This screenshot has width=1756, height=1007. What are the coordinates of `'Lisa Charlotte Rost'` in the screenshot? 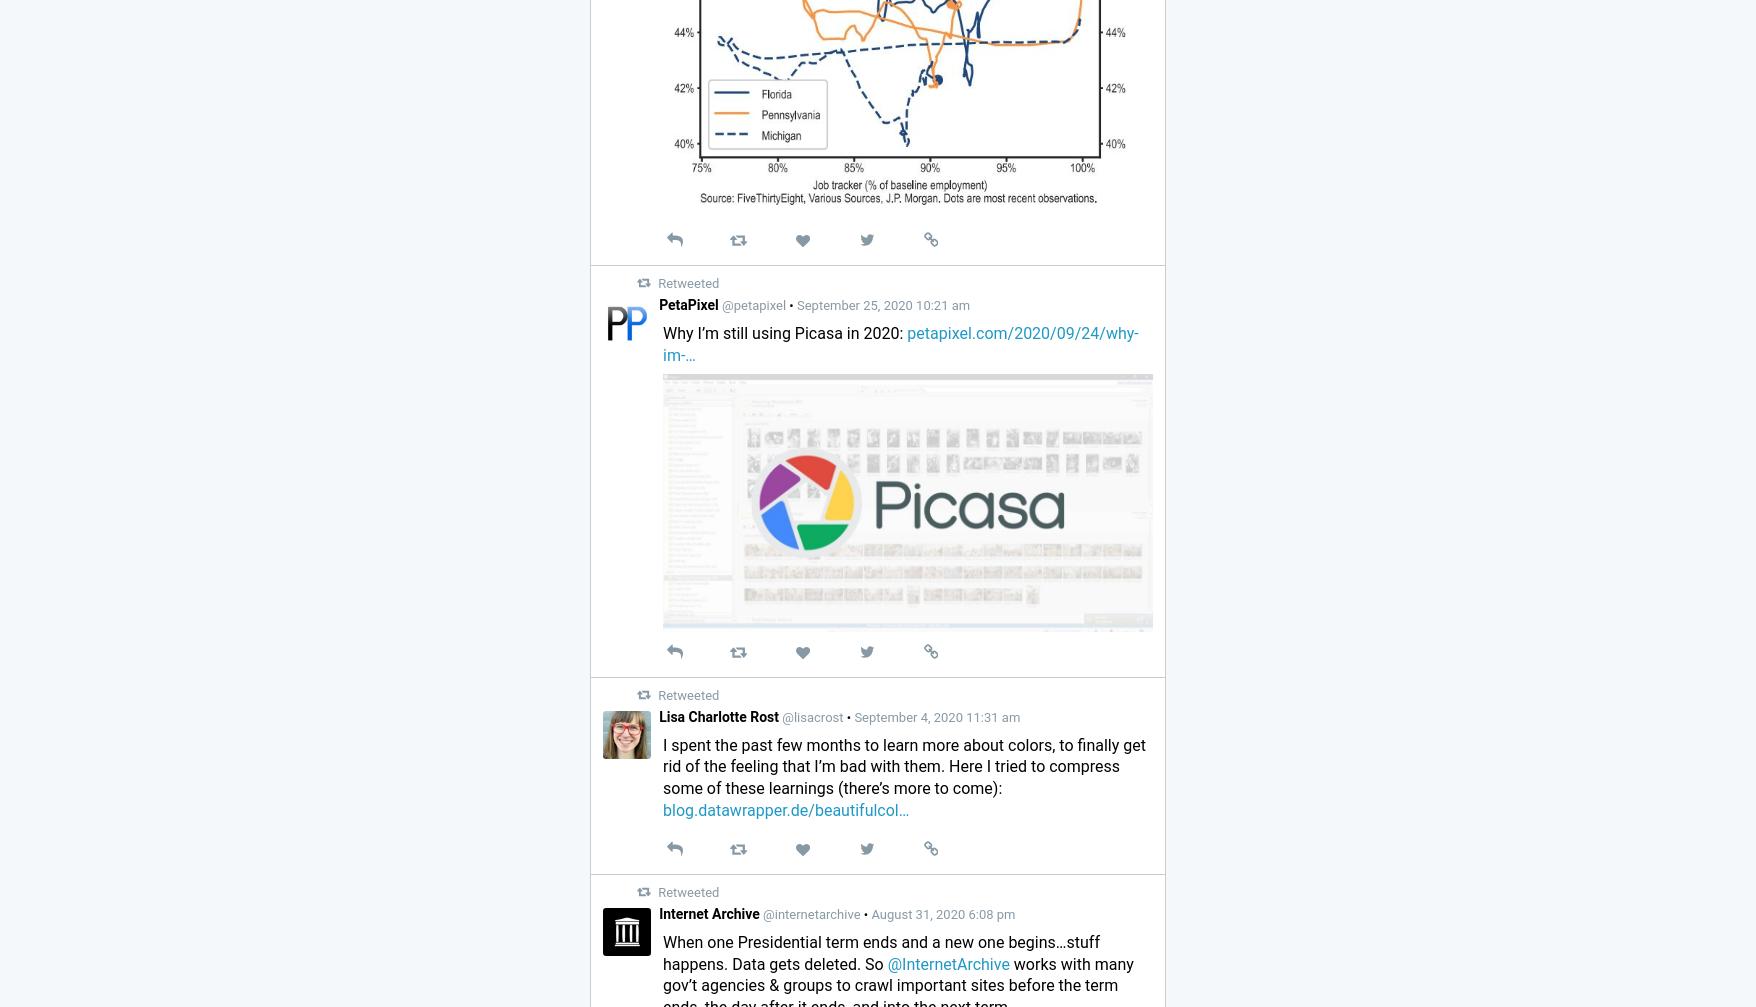 It's located at (719, 714).